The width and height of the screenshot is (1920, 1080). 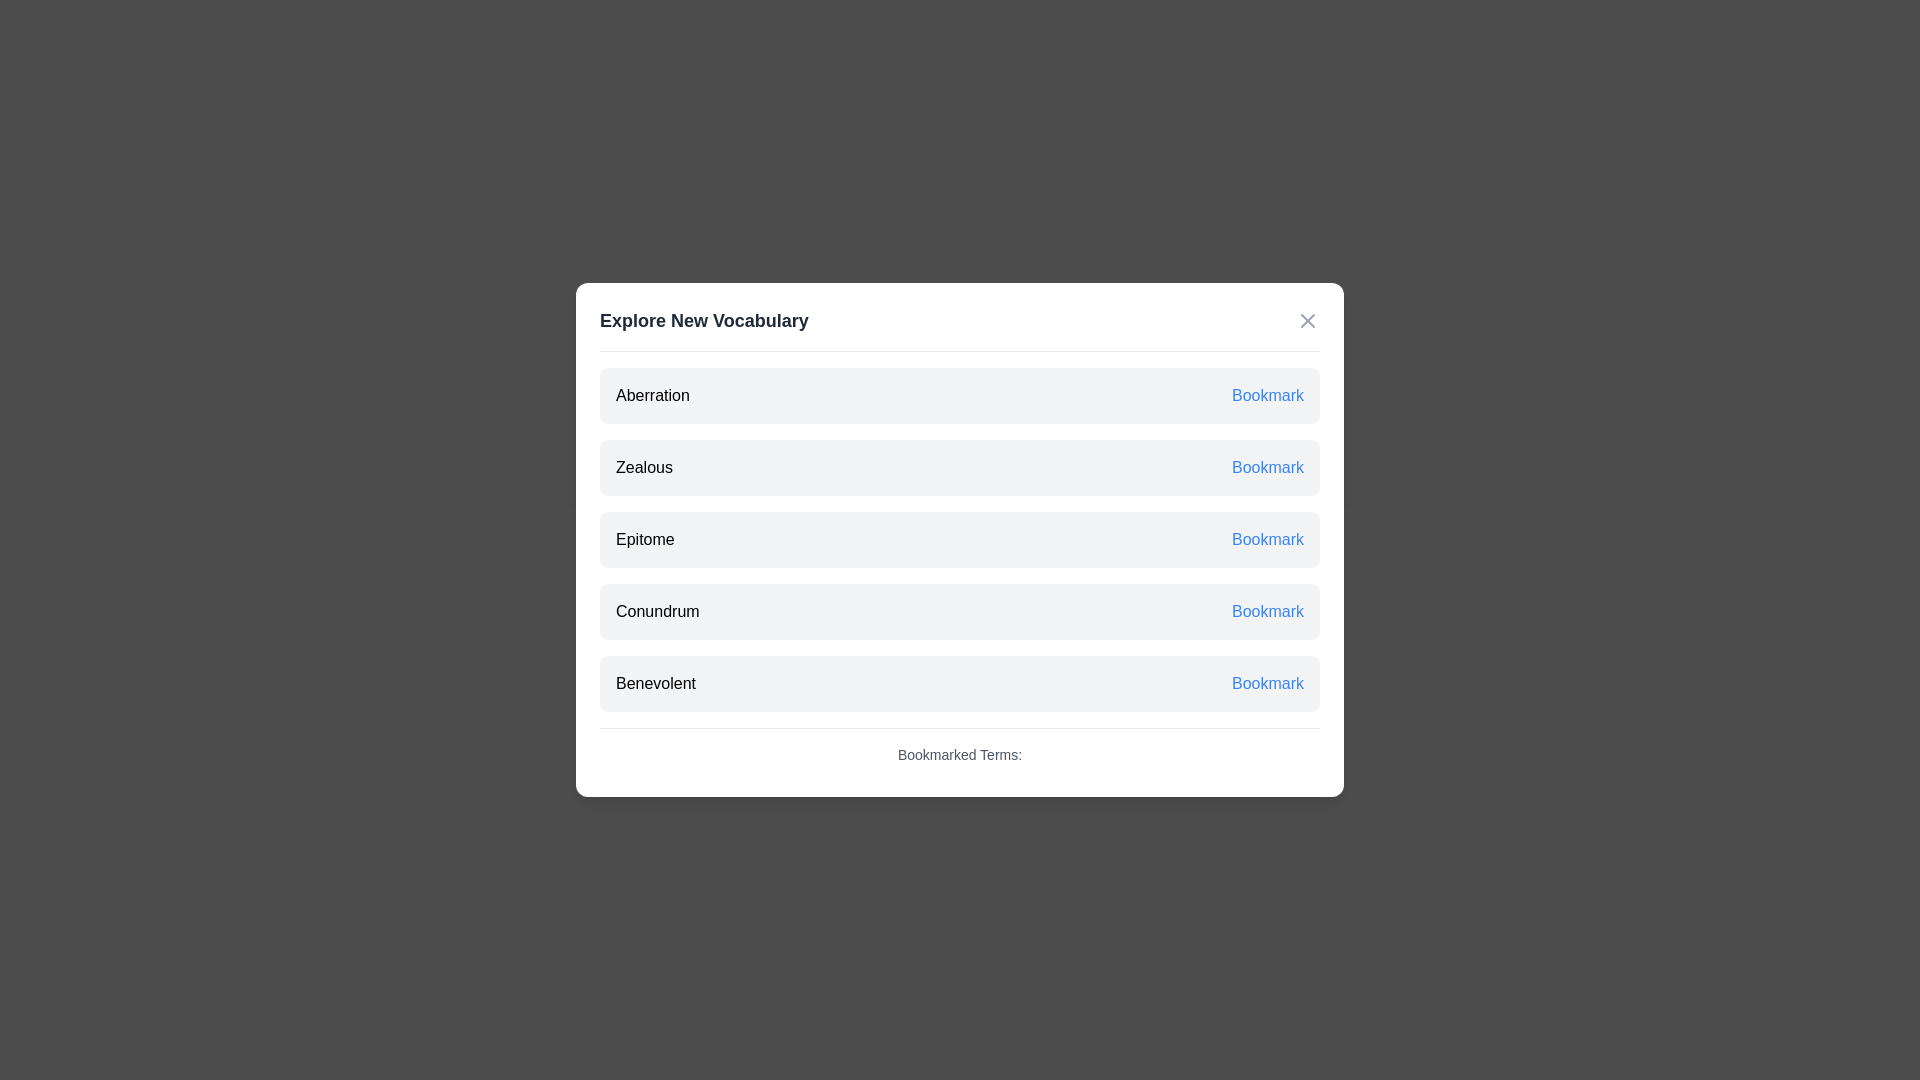 I want to click on the 'Bookmark' button for the term Conundrum, so click(x=1266, y=611).